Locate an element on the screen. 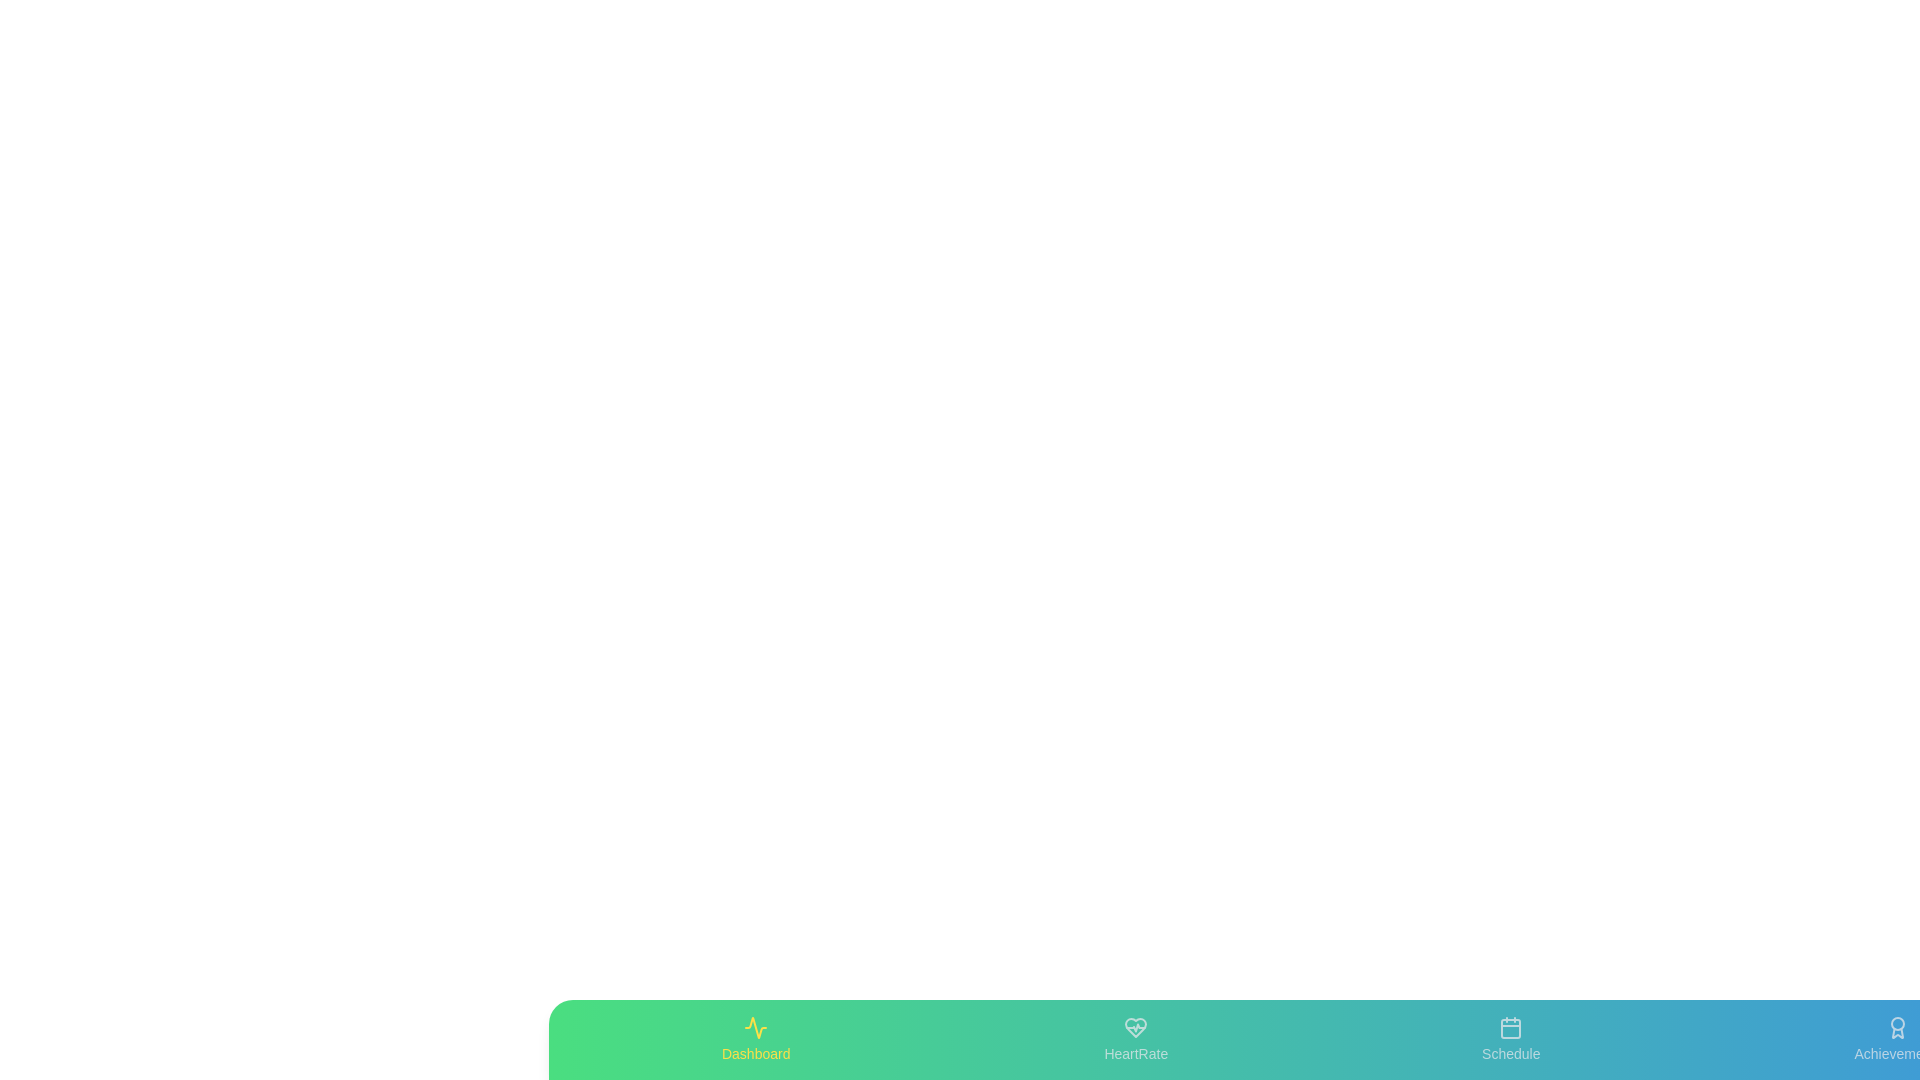 The width and height of the screenshot is (1920, 1080). the icon labeled Schedule to display additional information is located at coordinates (1511, 1039).